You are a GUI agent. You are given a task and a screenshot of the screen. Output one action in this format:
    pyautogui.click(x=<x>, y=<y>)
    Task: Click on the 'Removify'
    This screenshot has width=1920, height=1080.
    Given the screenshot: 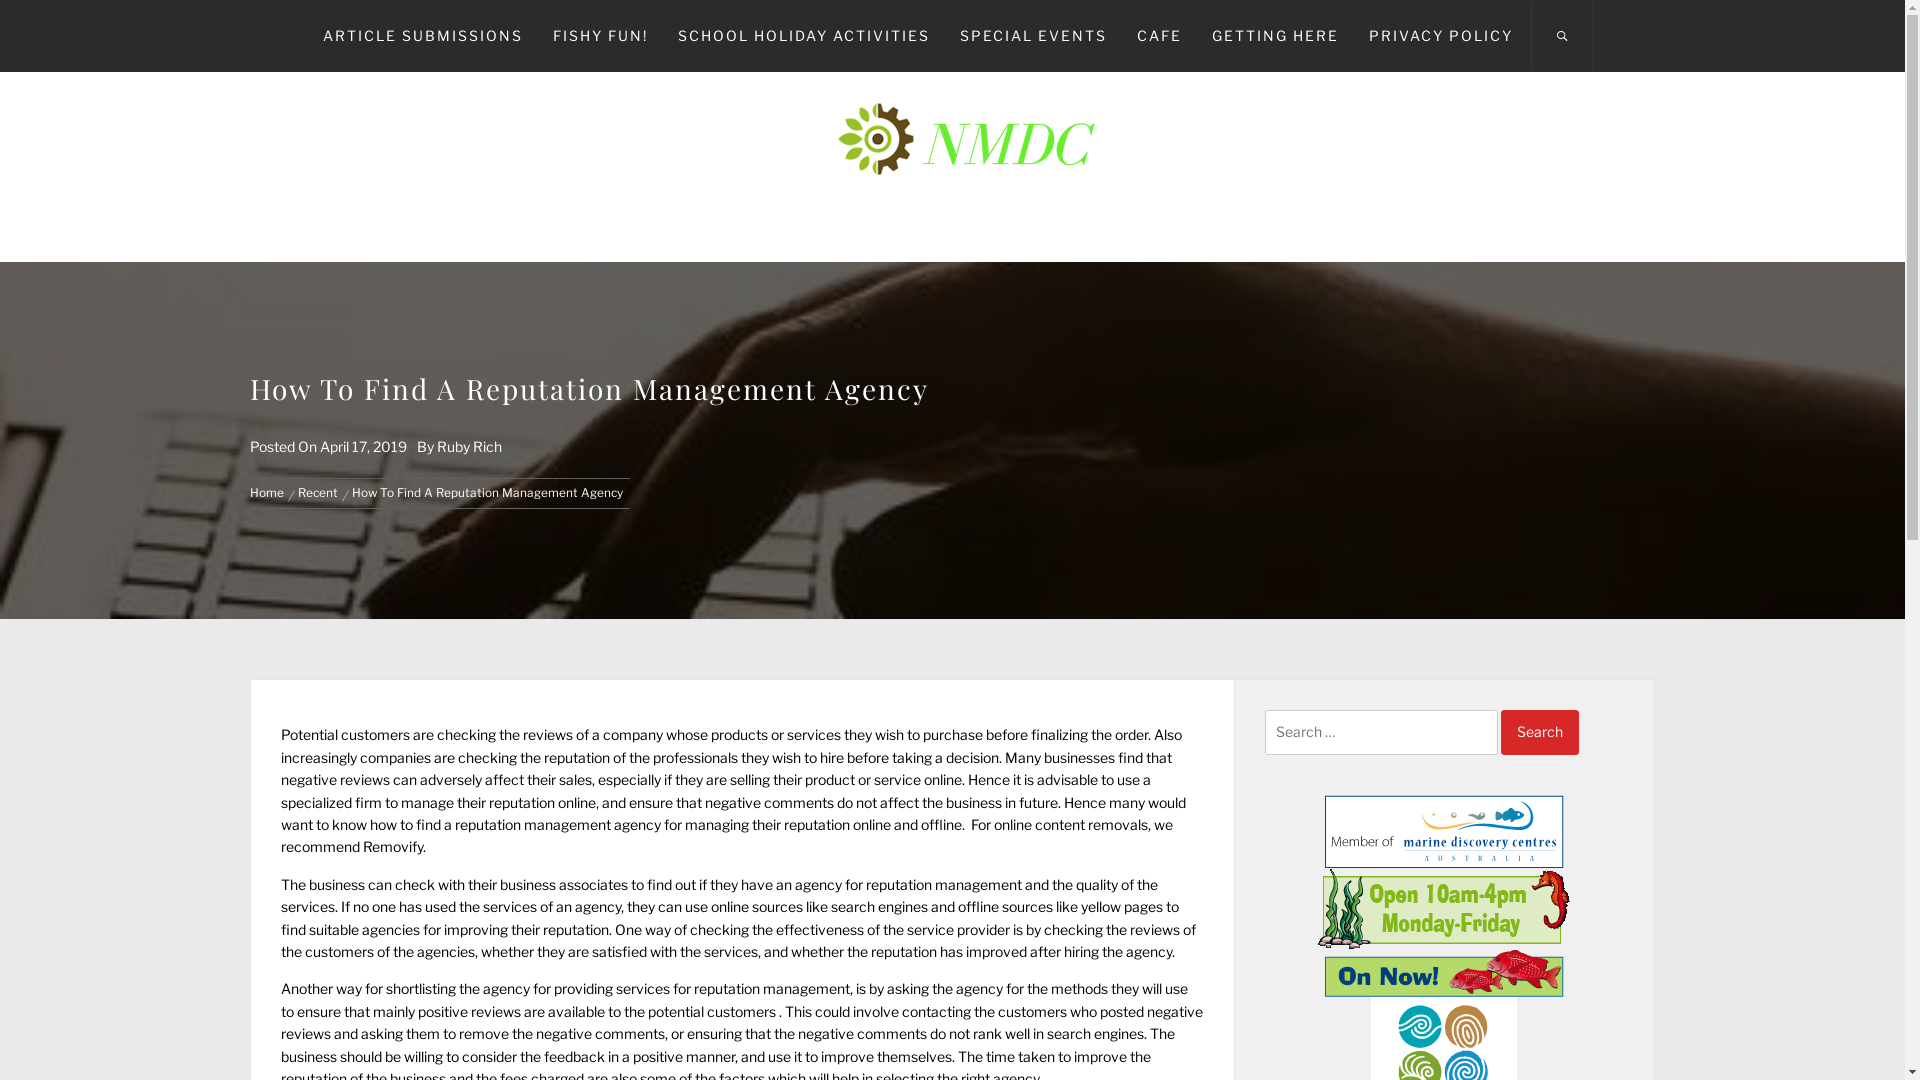 What is the action you would take?
    pyautogui.click(x=363, y=846)
    